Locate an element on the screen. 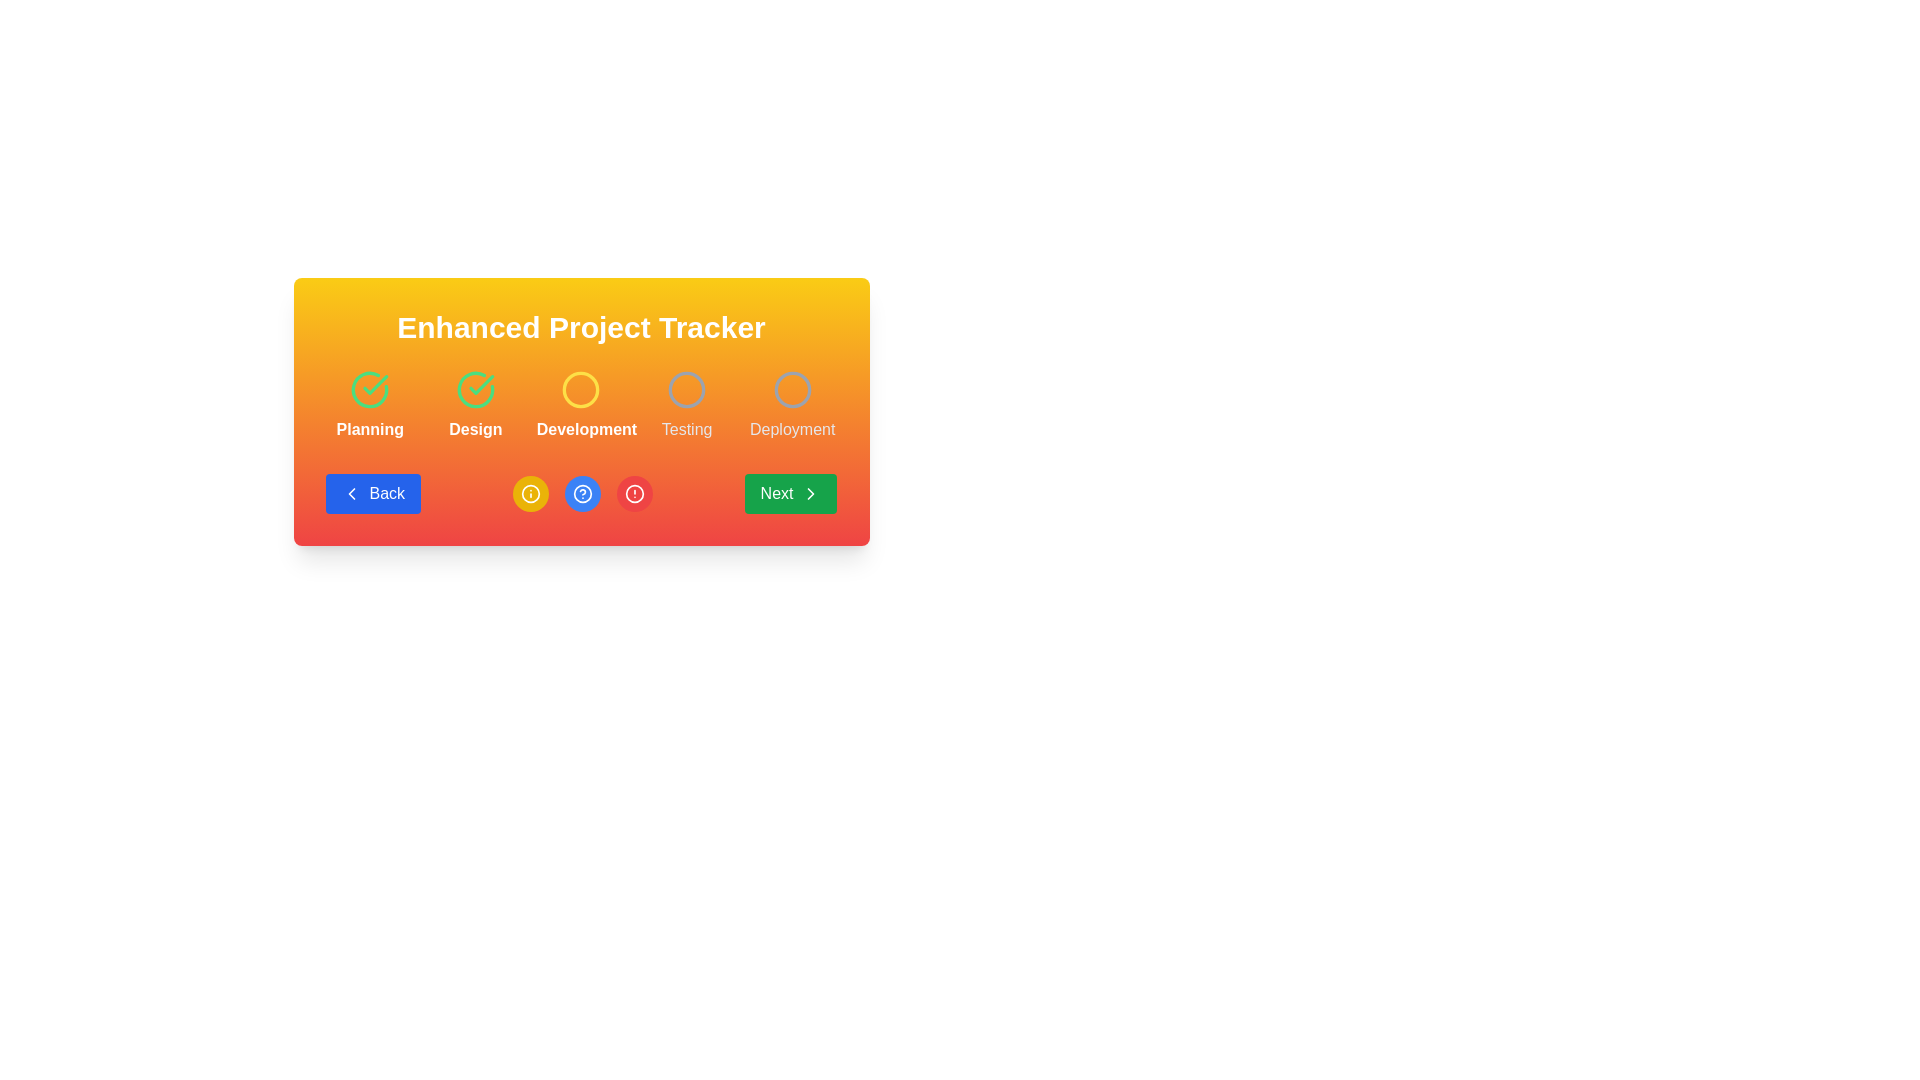 The image size is (1920, 1080). the status represented by the fourth progress tracker stage indicator, which is a gray circular icon above the text 'Testing' is located at coordinates (686, 405).